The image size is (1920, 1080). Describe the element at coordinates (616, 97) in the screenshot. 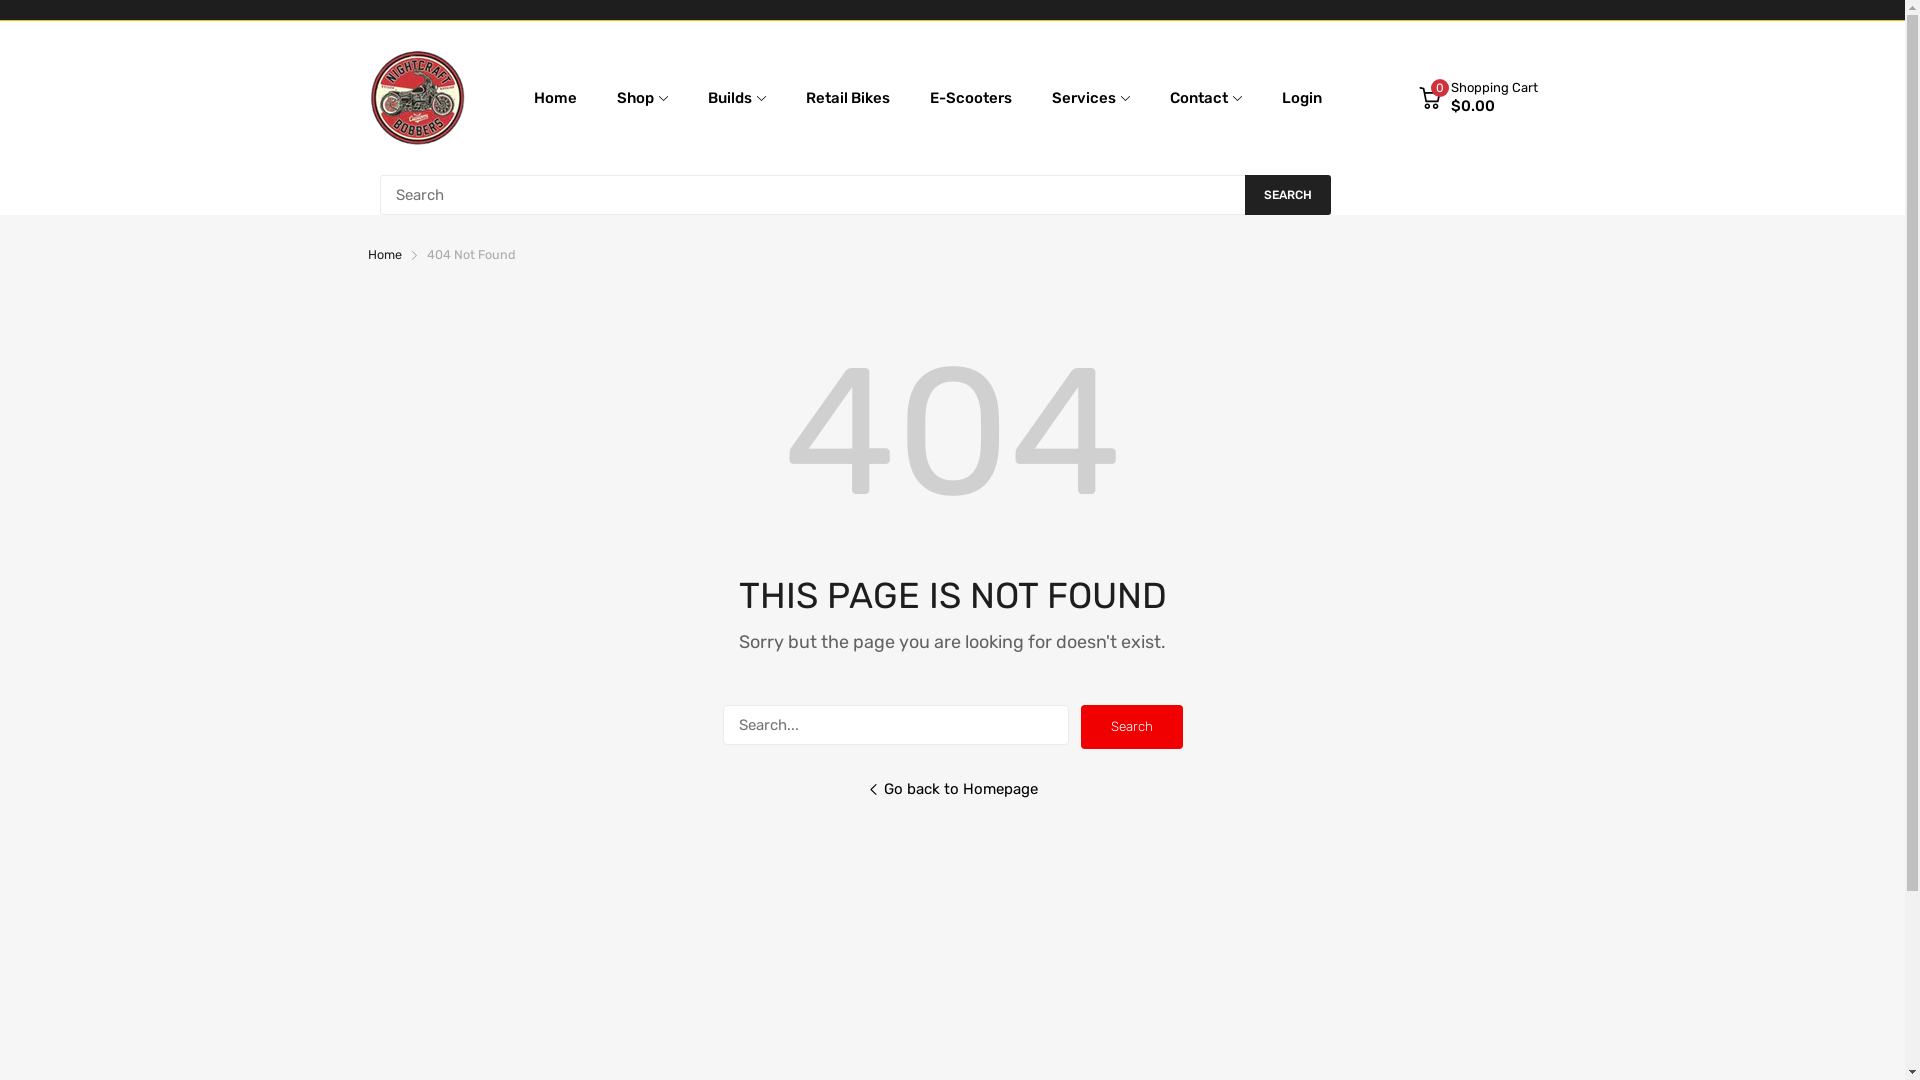

I see `'Shop'` at that location.